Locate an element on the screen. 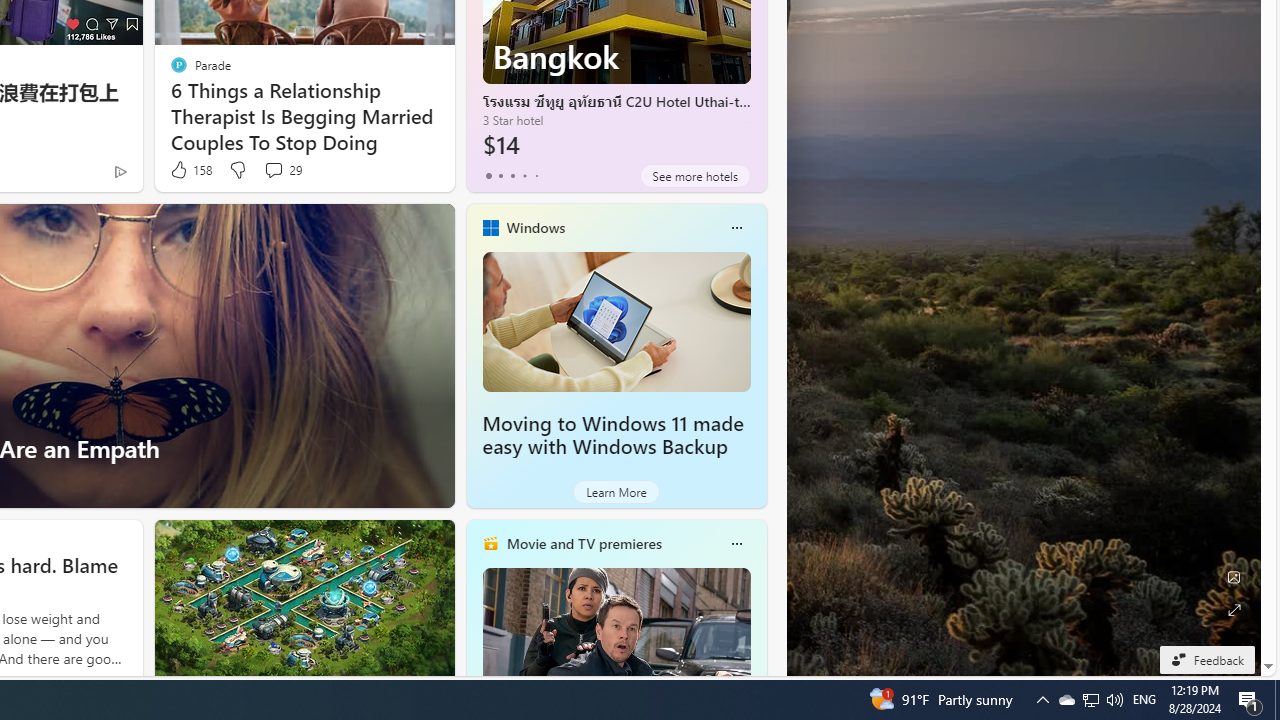  'Class: icon-img' is located at coordinates (735, 543).